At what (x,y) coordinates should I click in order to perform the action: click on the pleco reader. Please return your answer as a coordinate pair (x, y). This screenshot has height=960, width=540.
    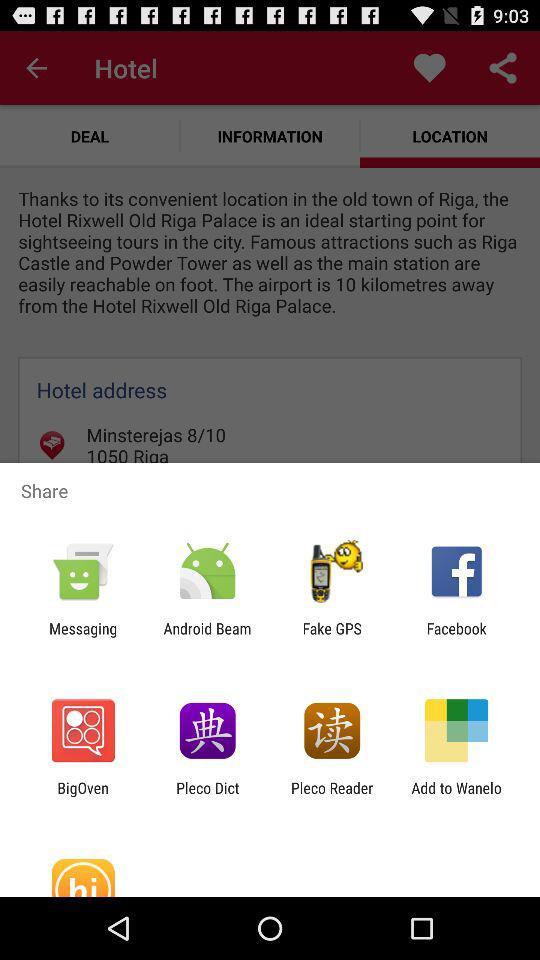
    Looking at the image, I should click on (332, 796).